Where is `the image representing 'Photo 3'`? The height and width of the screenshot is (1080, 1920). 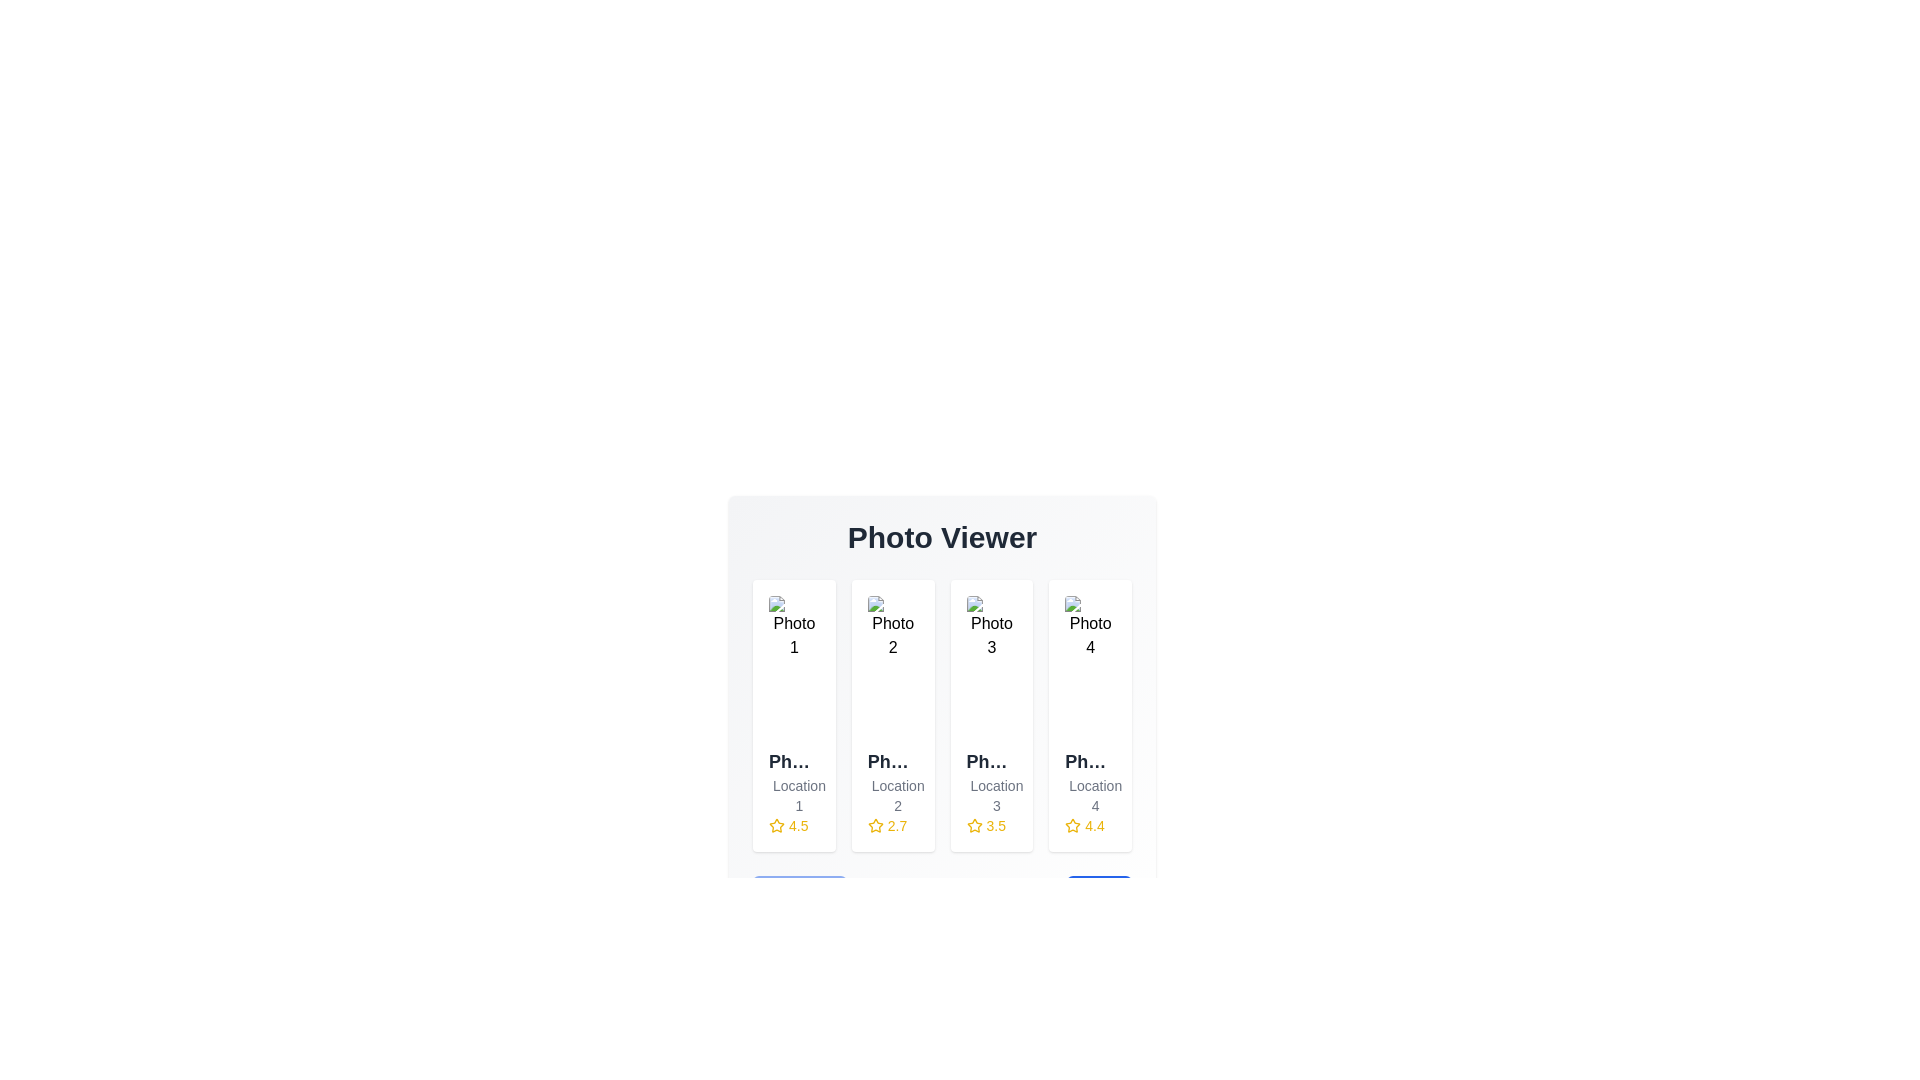
the image representing 'Photo 3' is located at coordinates (991, 667).